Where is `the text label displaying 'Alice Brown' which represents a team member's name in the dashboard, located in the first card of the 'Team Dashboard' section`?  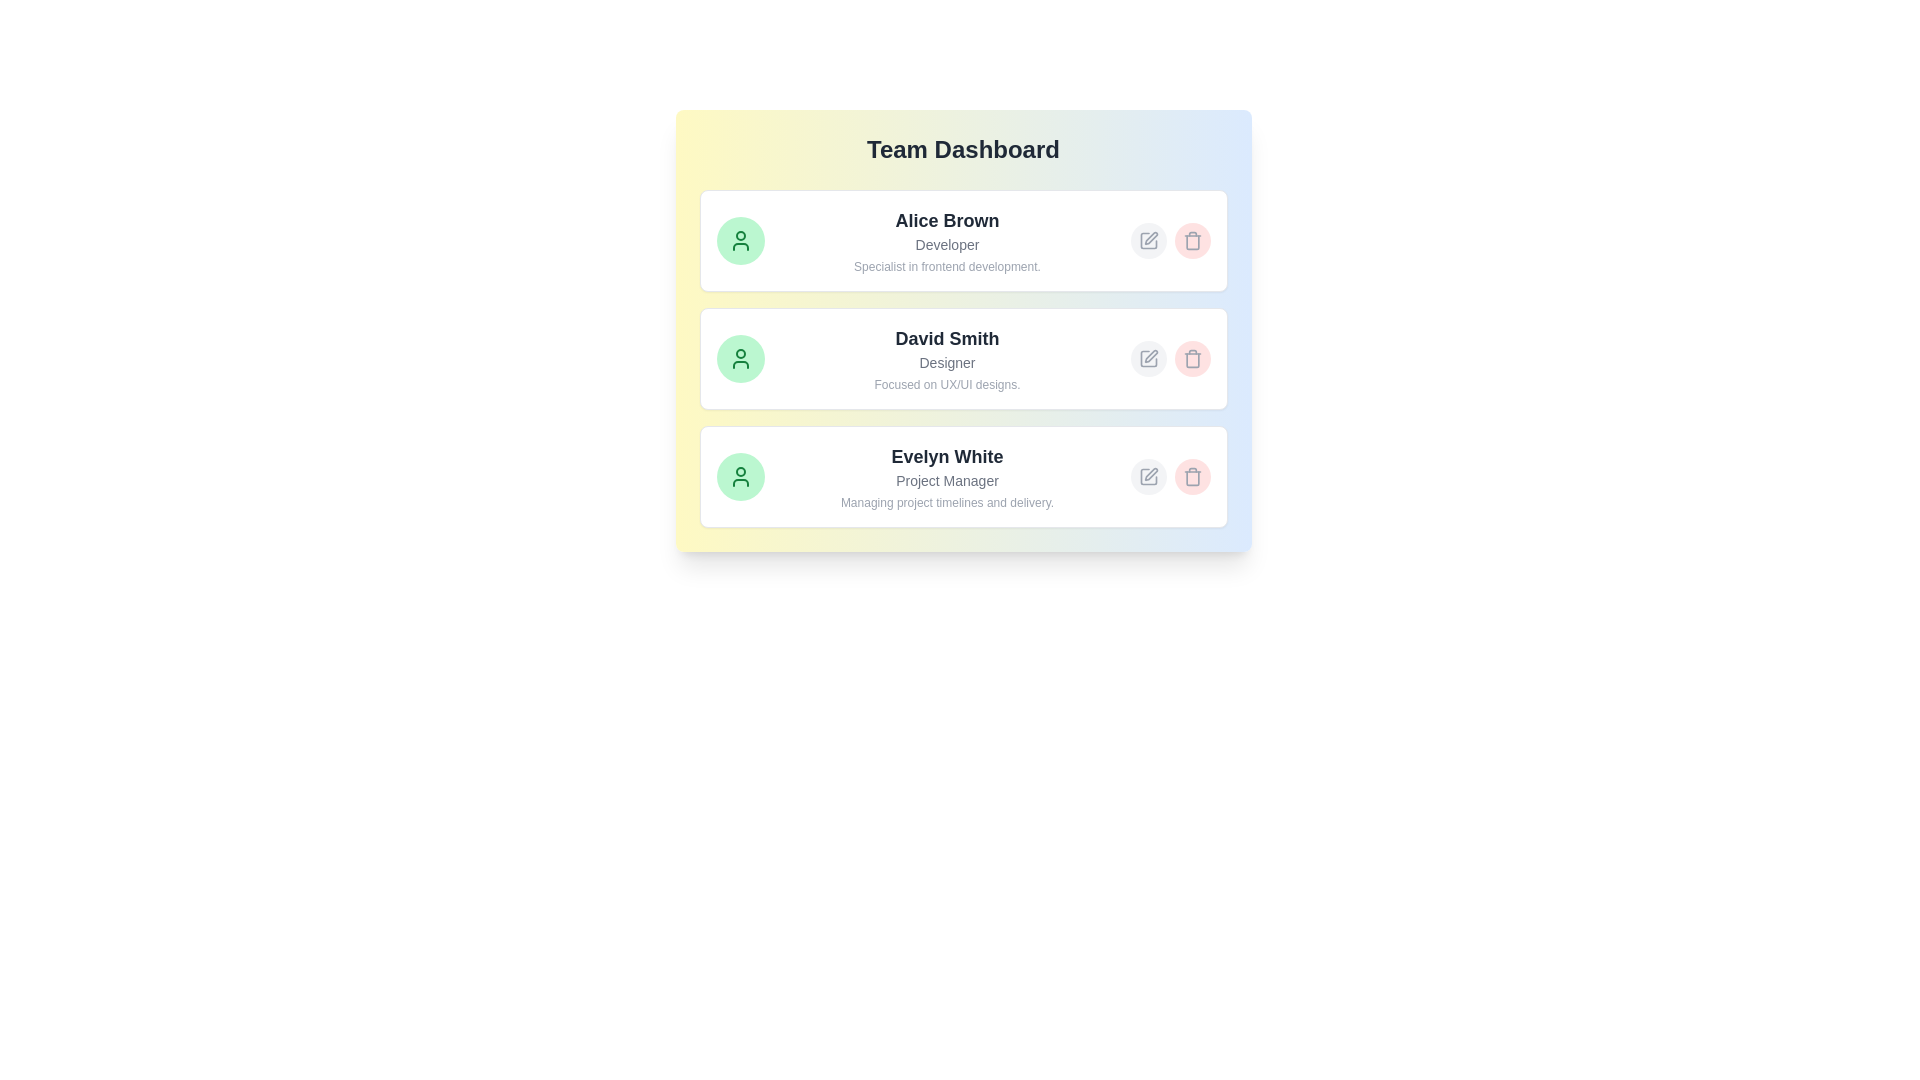
the text label displaying 'Alice Brown' which represents a team member's name in the dashboard, located in the first card of the 'Team Dashboard' section is located at coordinates (946, 220).